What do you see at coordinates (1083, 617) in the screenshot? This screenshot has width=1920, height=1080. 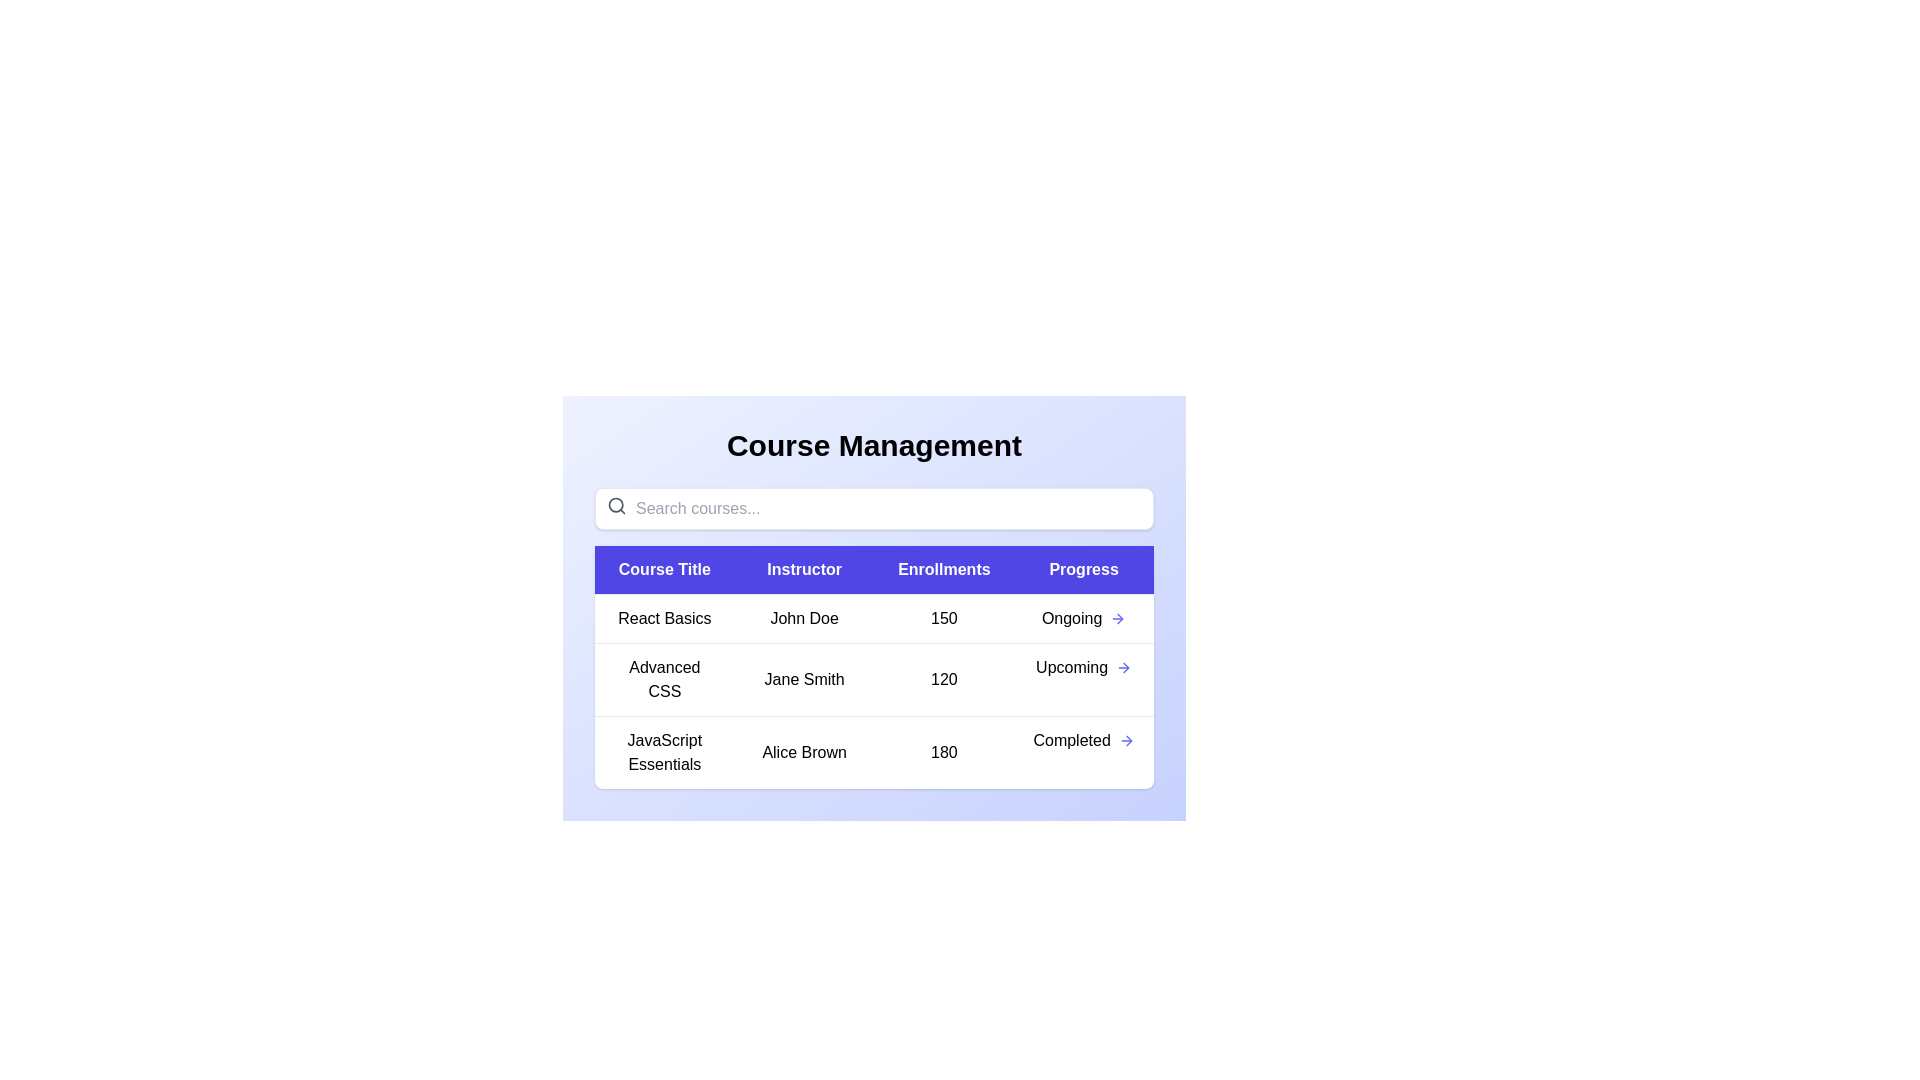 I see `the progress indicator for the course titled 'React Basics'` at bounding box center [1083, 617].